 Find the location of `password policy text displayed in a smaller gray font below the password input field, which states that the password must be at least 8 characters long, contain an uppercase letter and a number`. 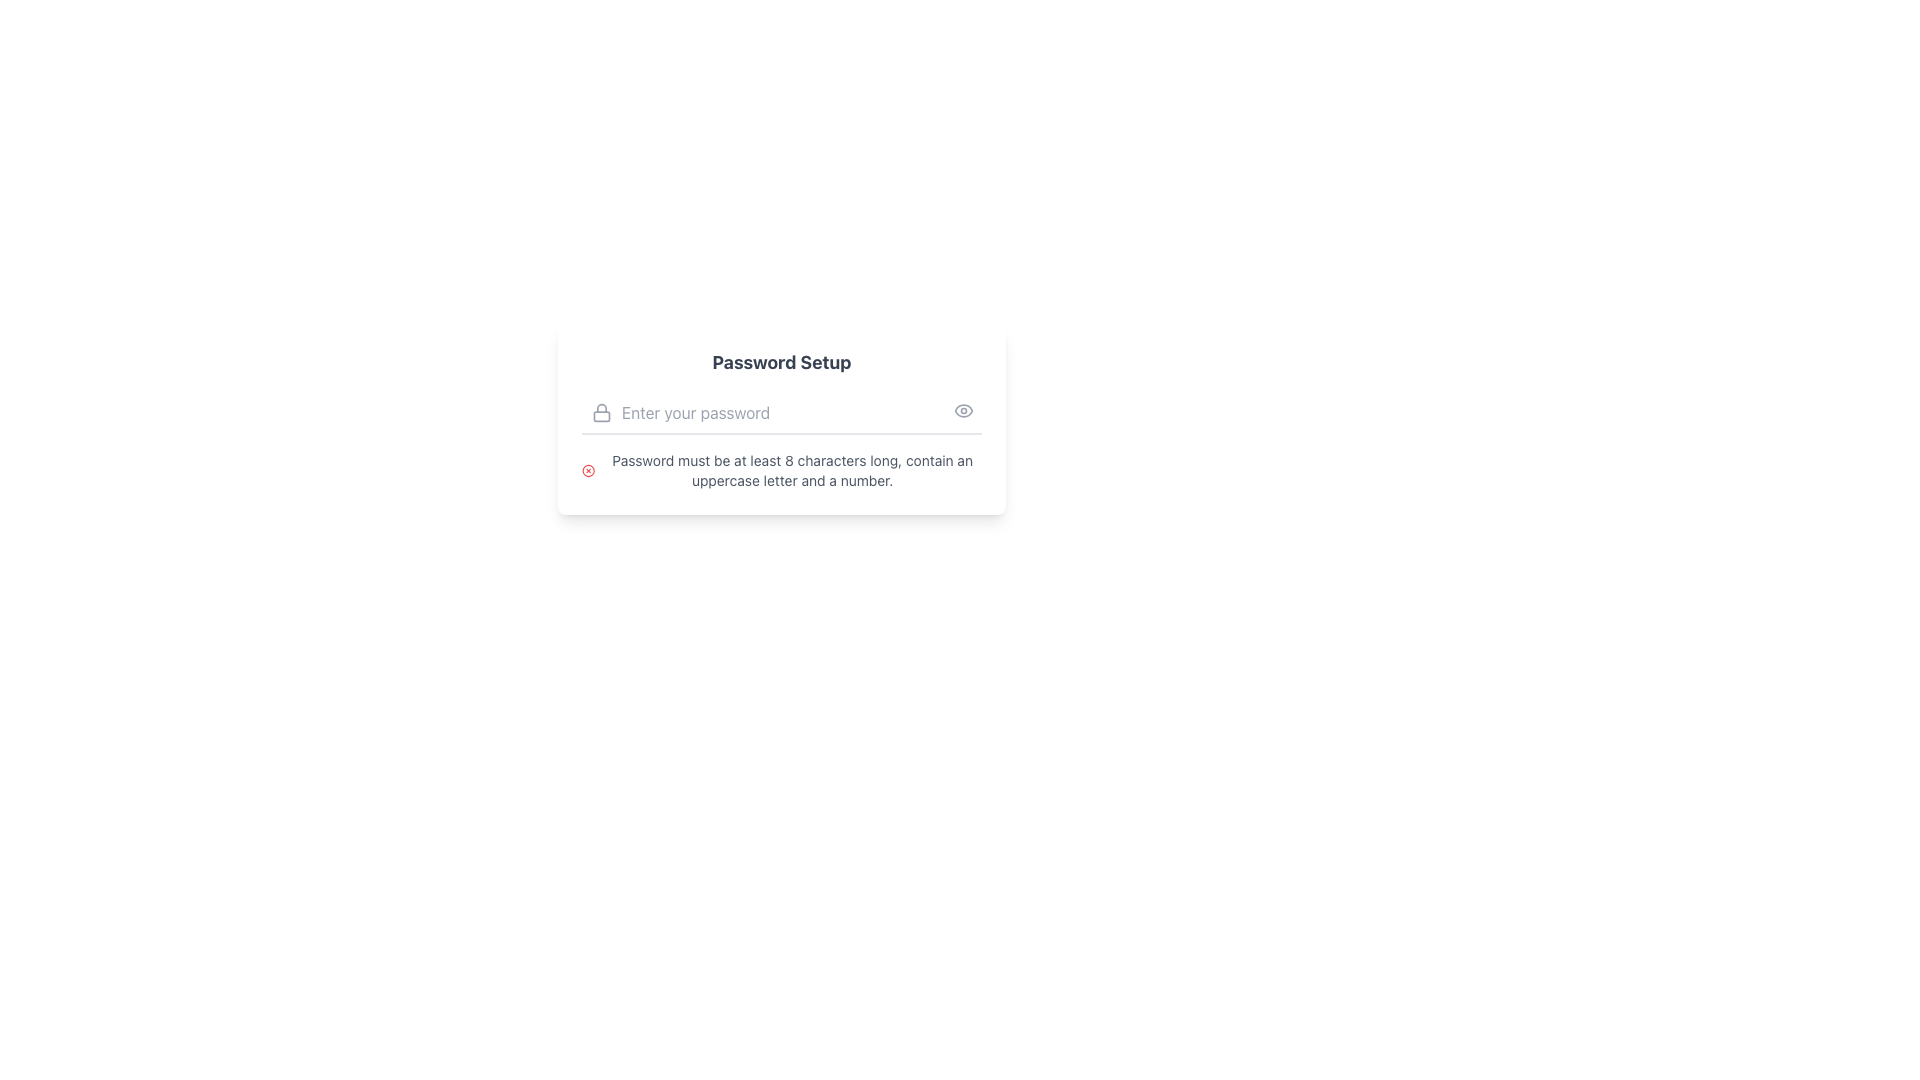

password policy text displayed in a smaller gray font below the password input field, which states that the password must be at least 8 characters long, contain an uppercase letter and a number is located at coordinates (791, 470).